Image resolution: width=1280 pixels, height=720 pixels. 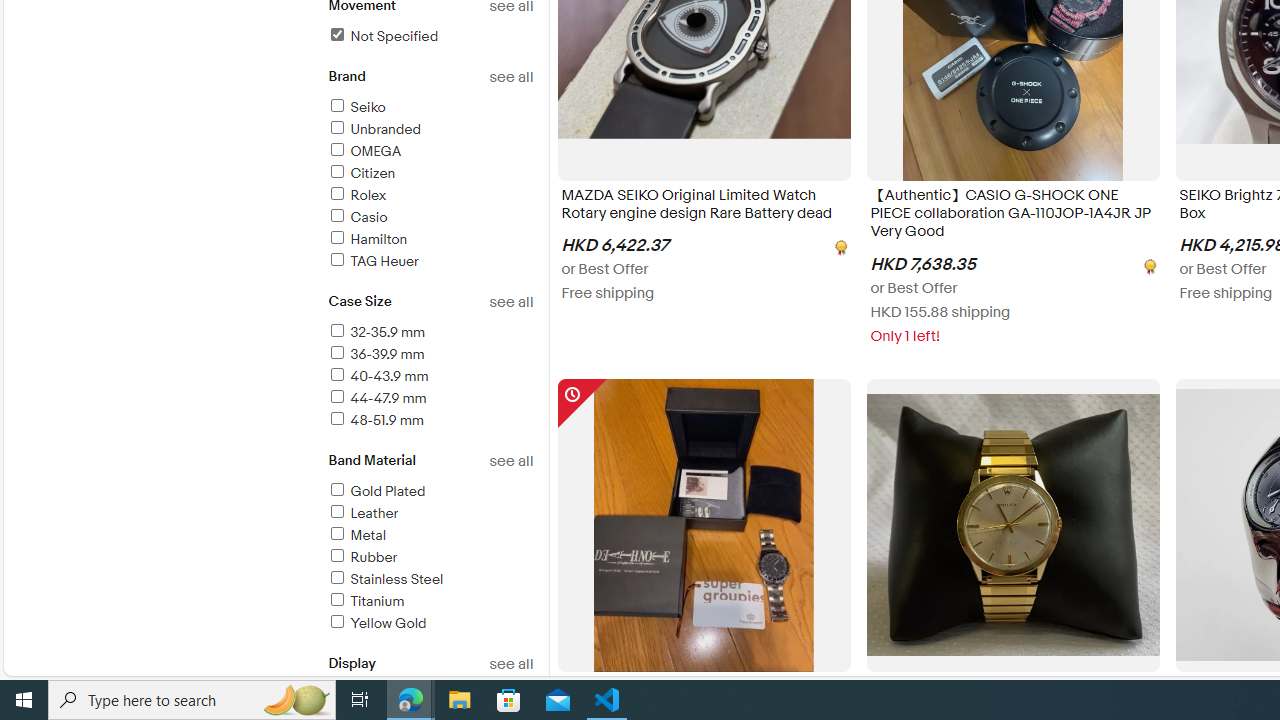 I want to click on 'Rolex', so click(x=356, y=195).